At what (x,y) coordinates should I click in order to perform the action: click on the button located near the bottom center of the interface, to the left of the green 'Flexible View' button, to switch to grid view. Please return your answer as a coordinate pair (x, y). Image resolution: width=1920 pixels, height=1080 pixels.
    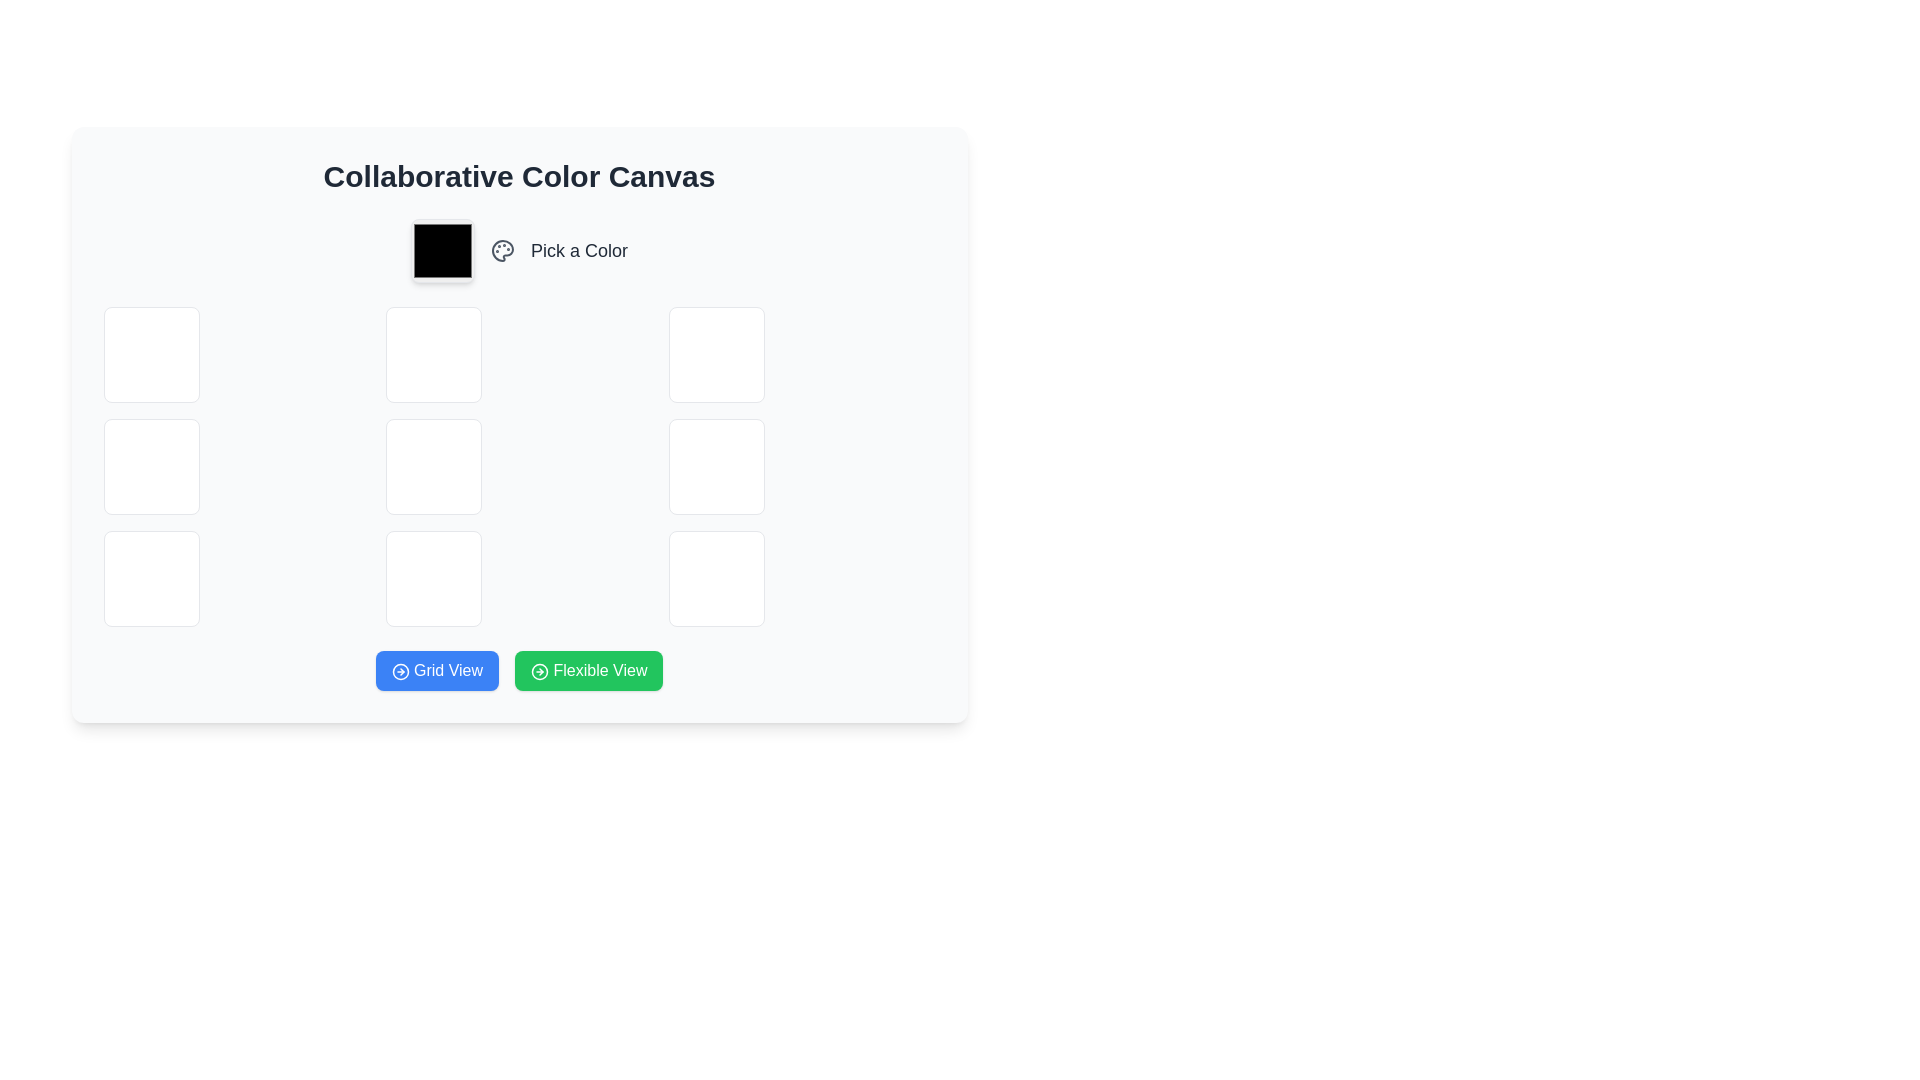
    Looking at the image, I should click on (436, 671).